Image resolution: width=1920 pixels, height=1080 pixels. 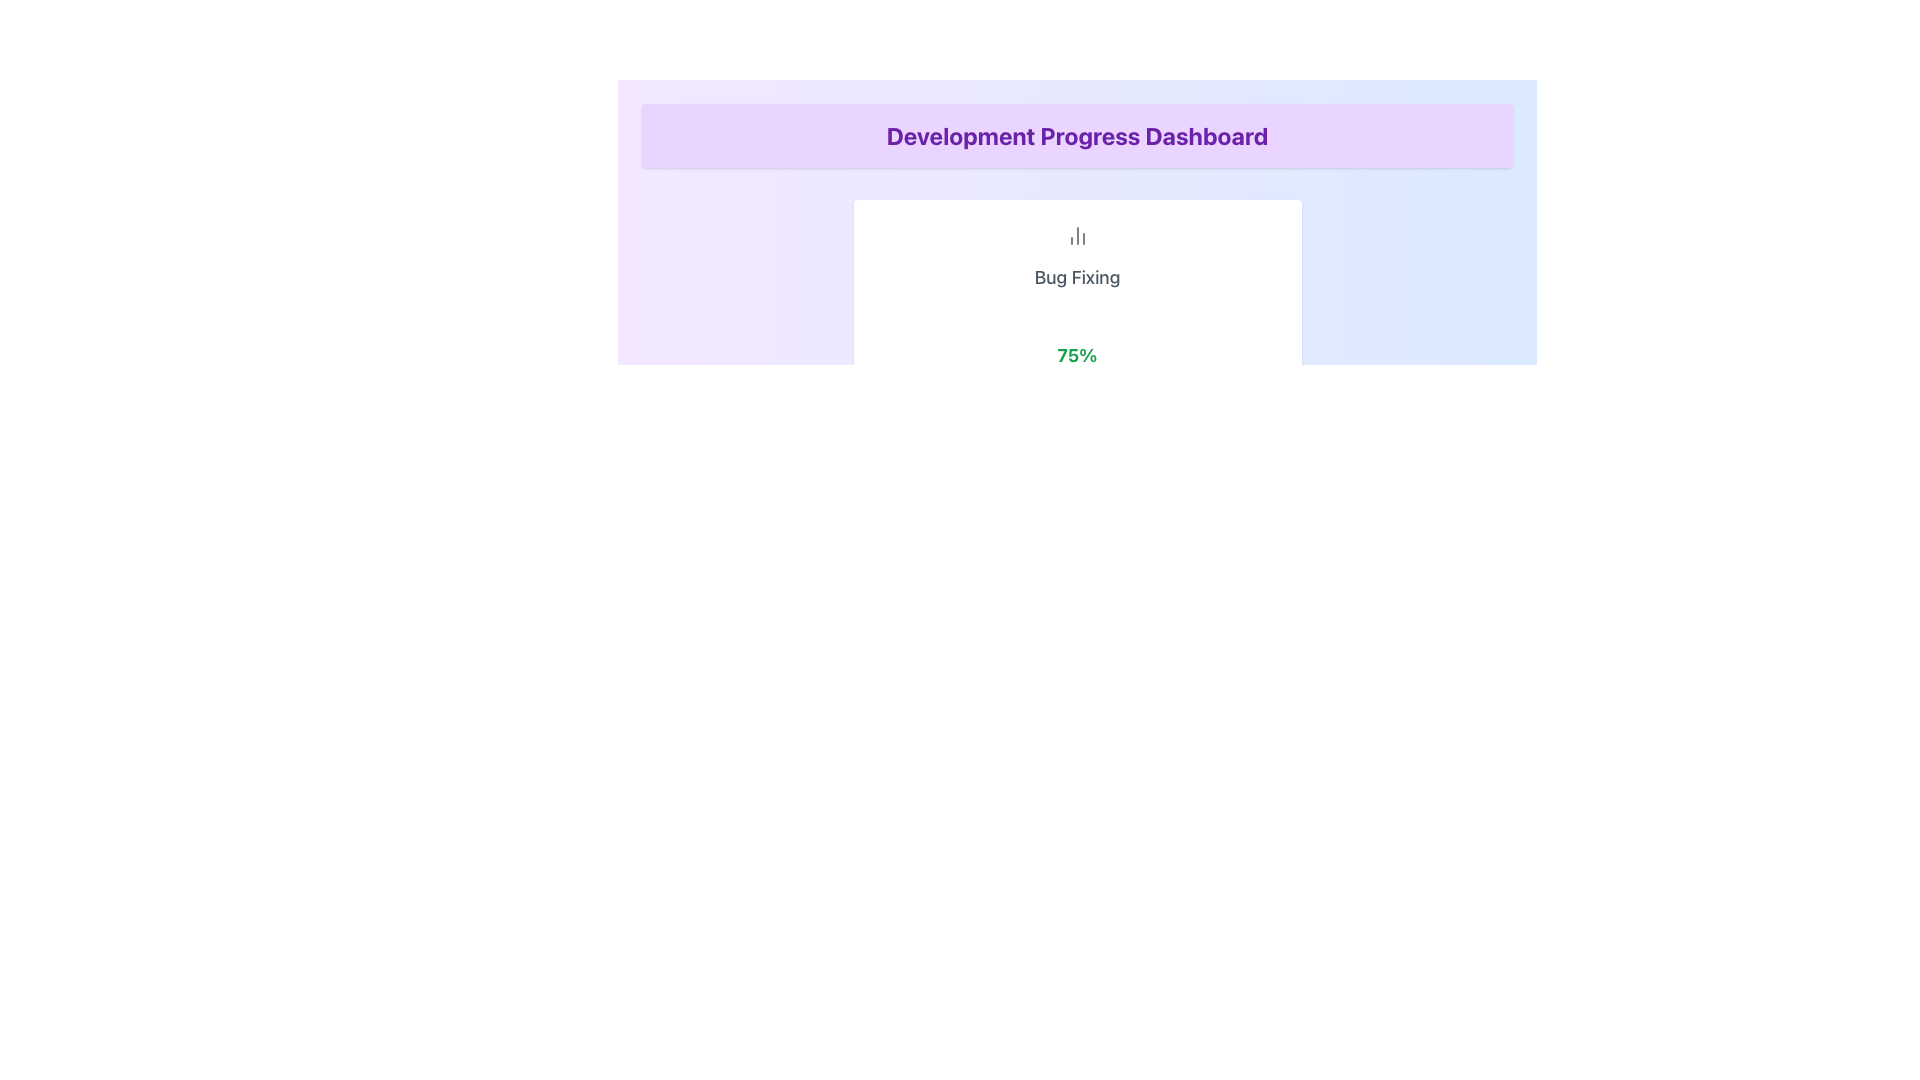 I want to click on the decorative icon related to 'Bug Fixing' located at the top of the white card, above the text 'Bug Fixing' and '75%', so click(x=1076, y=234).